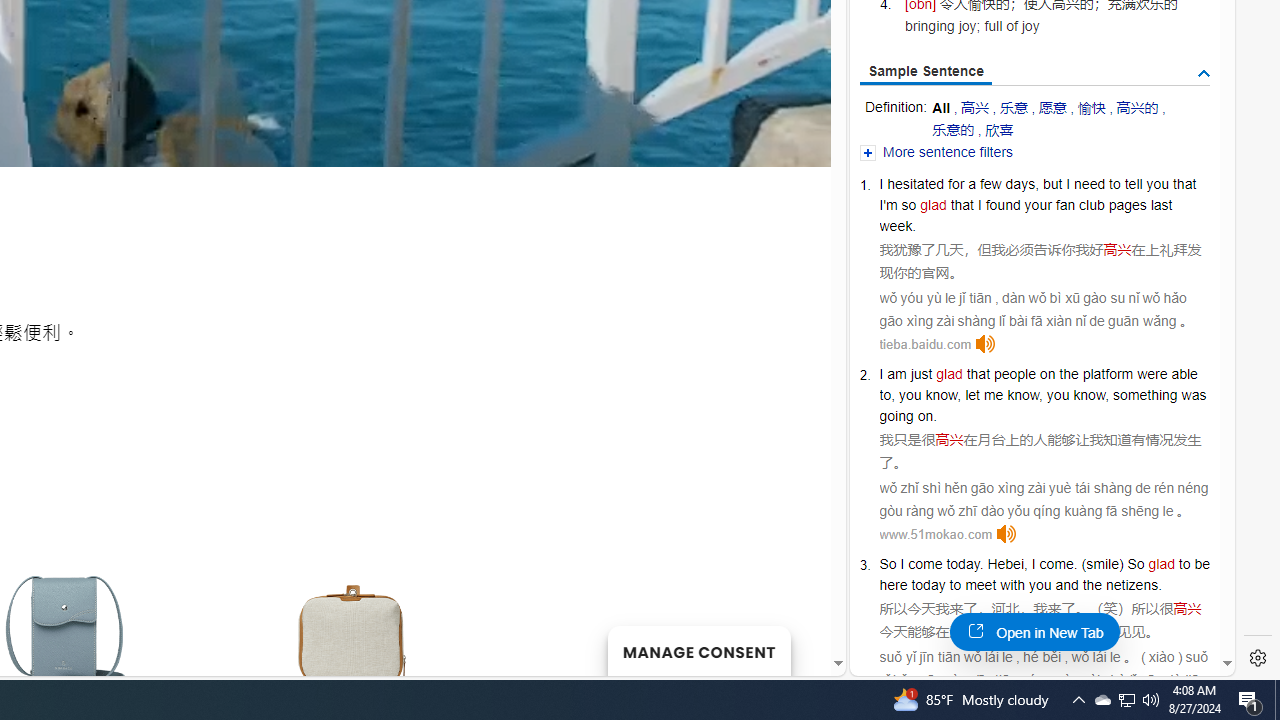 The image size is (1280, 720). Describe the element at coordinates (927, 585) in the screenshot. I see `'today'` at that location.